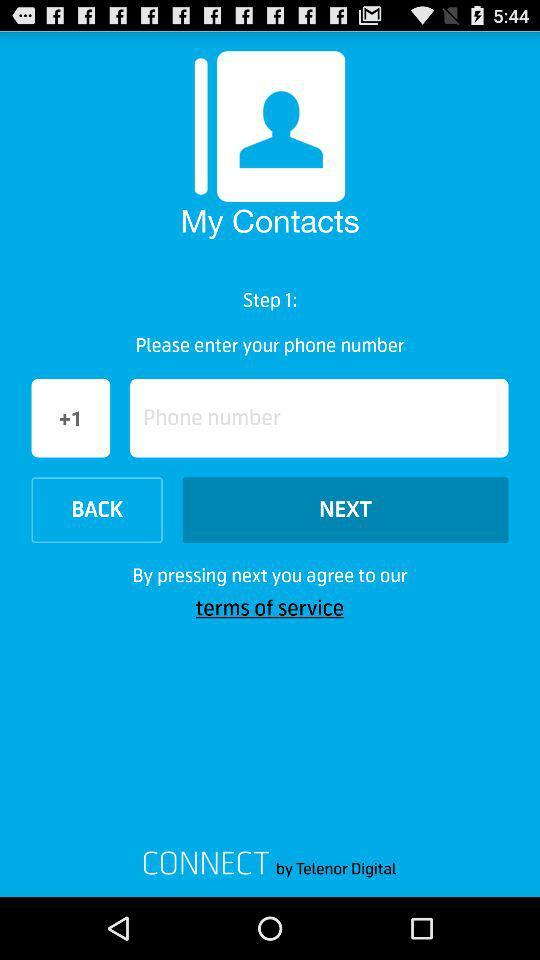 This screenshot has height=960, width=540. I want to click on icon to the left of the next item, so click(96, 509).